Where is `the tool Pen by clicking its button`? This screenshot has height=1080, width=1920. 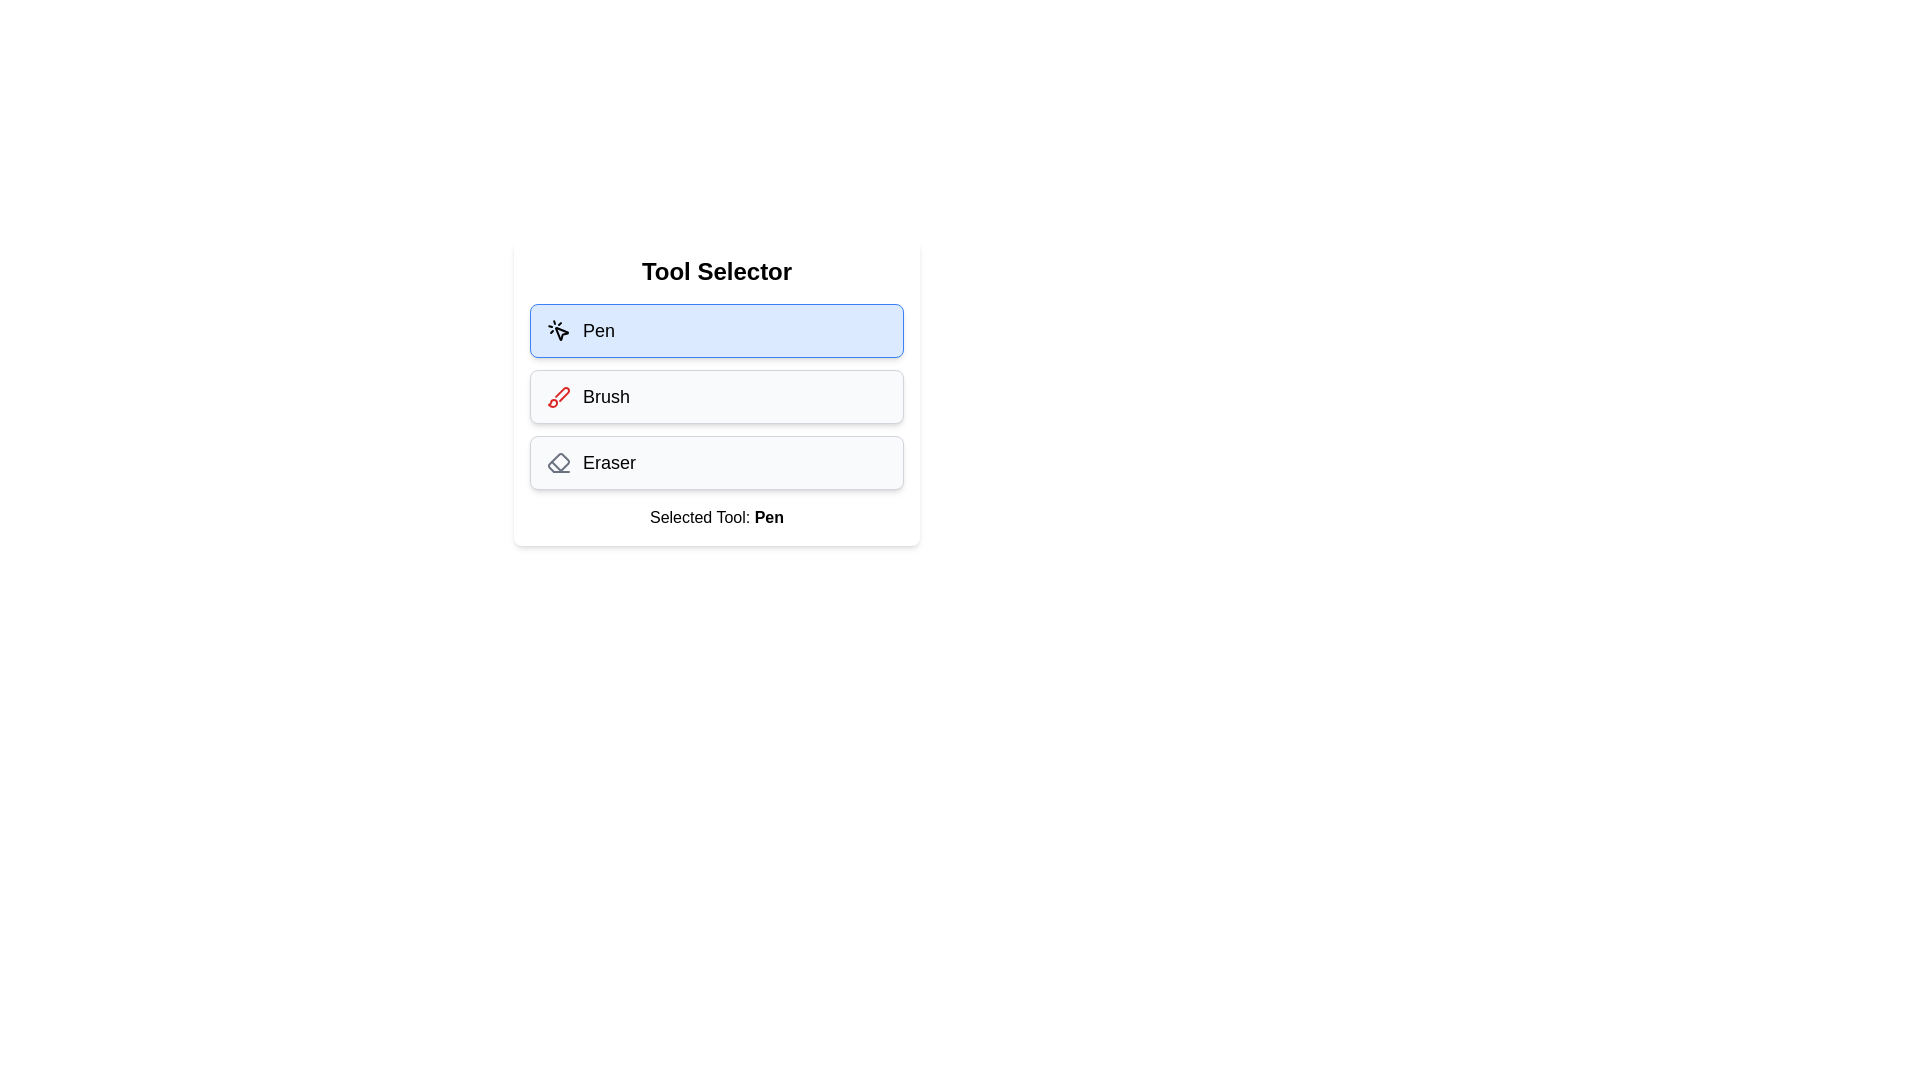
the tool Pen by clicking its button is located at coordinates (716, 330).